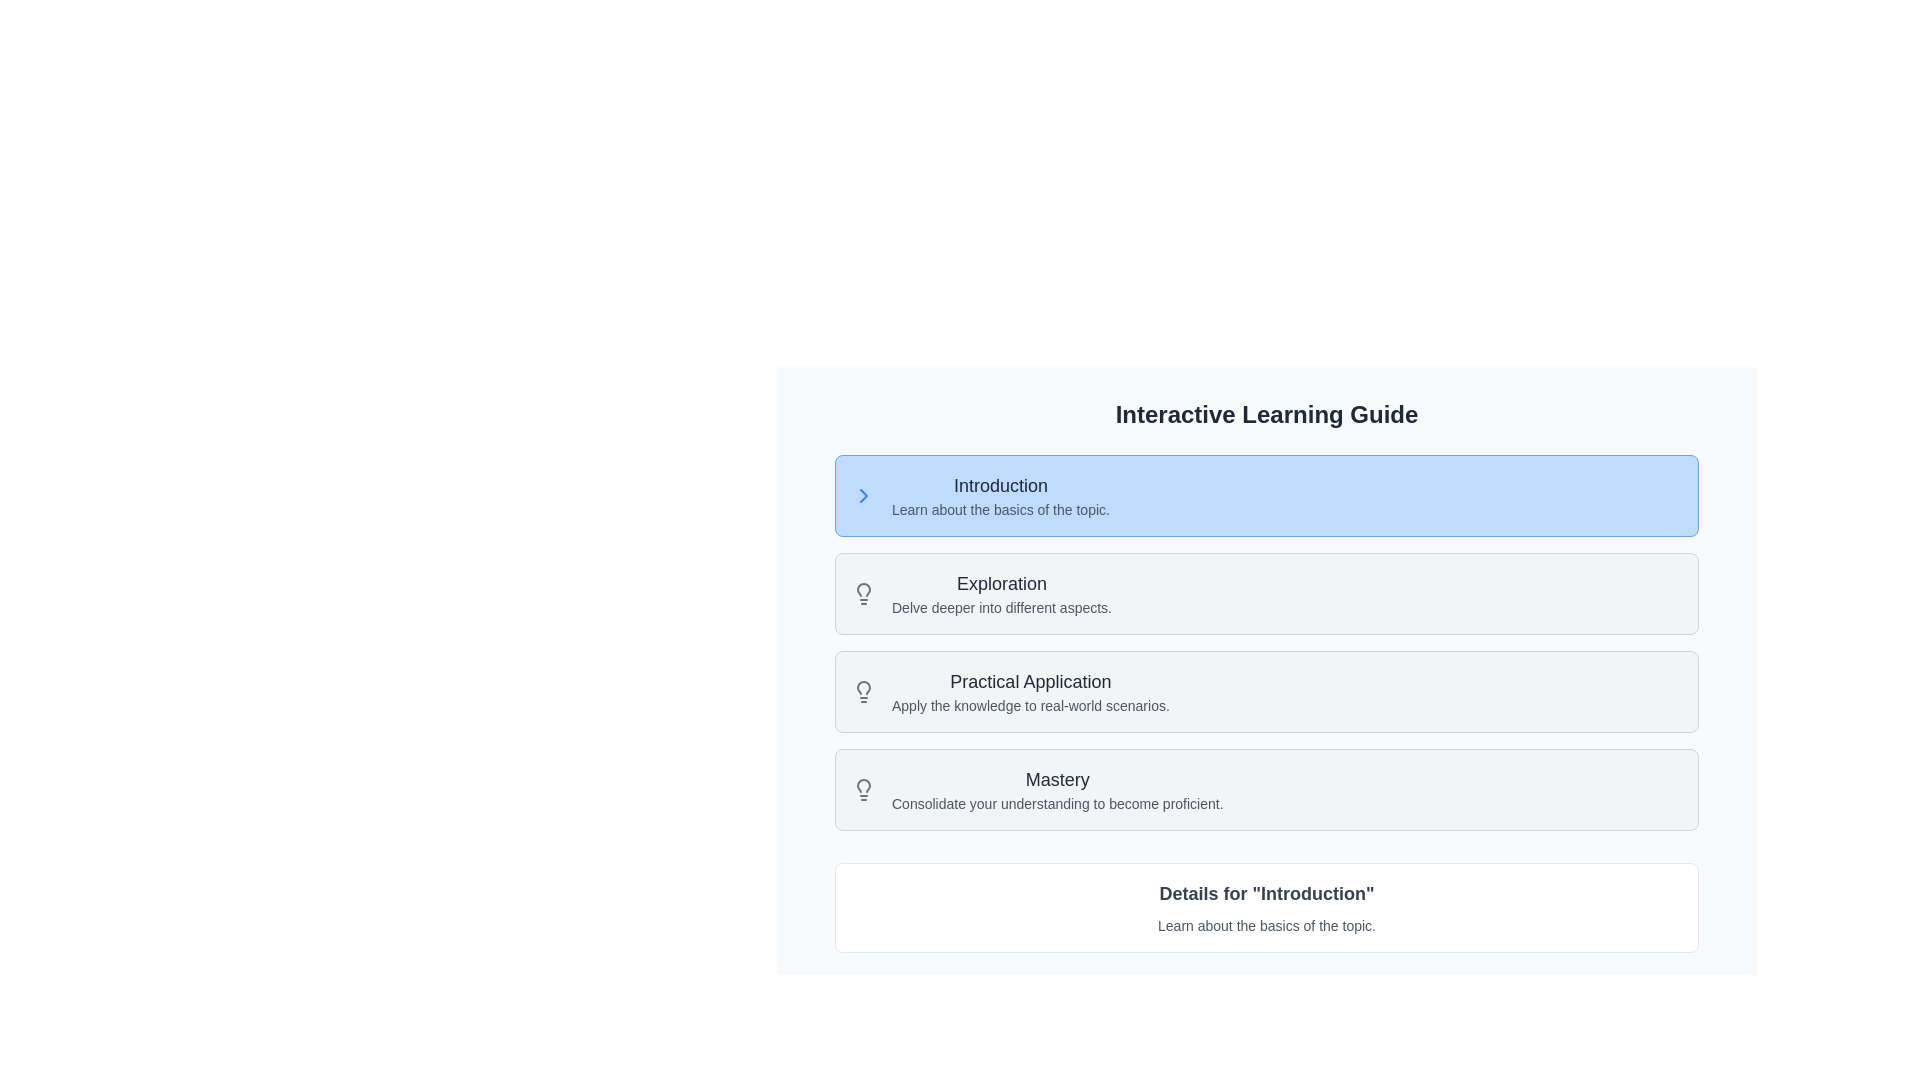 Image resolution: width=1920 pixels, height=1080 pixels. Describe the element at coordinates (1266, 789) in the screenshot. I see `the fourth card in the 'Interactive Learning Guide' section` at that location.